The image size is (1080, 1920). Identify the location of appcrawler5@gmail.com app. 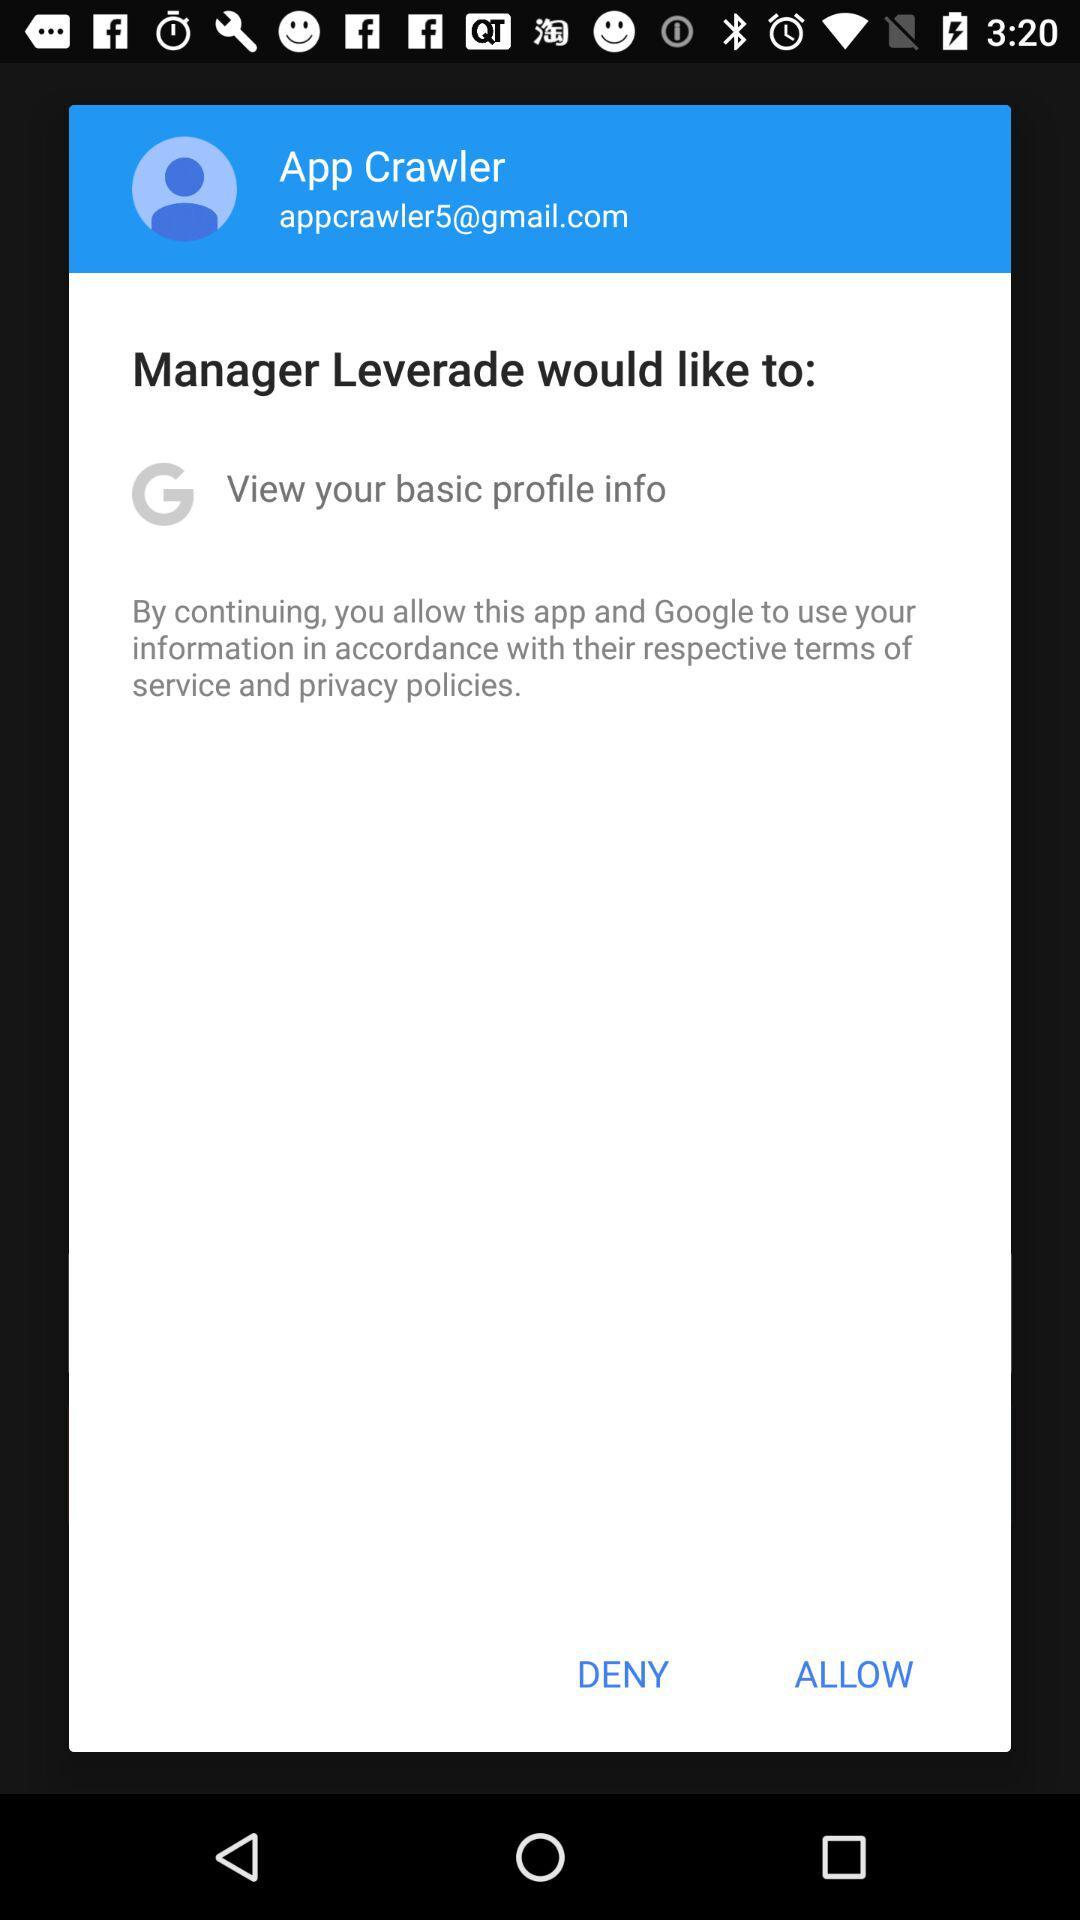
(454, 214).